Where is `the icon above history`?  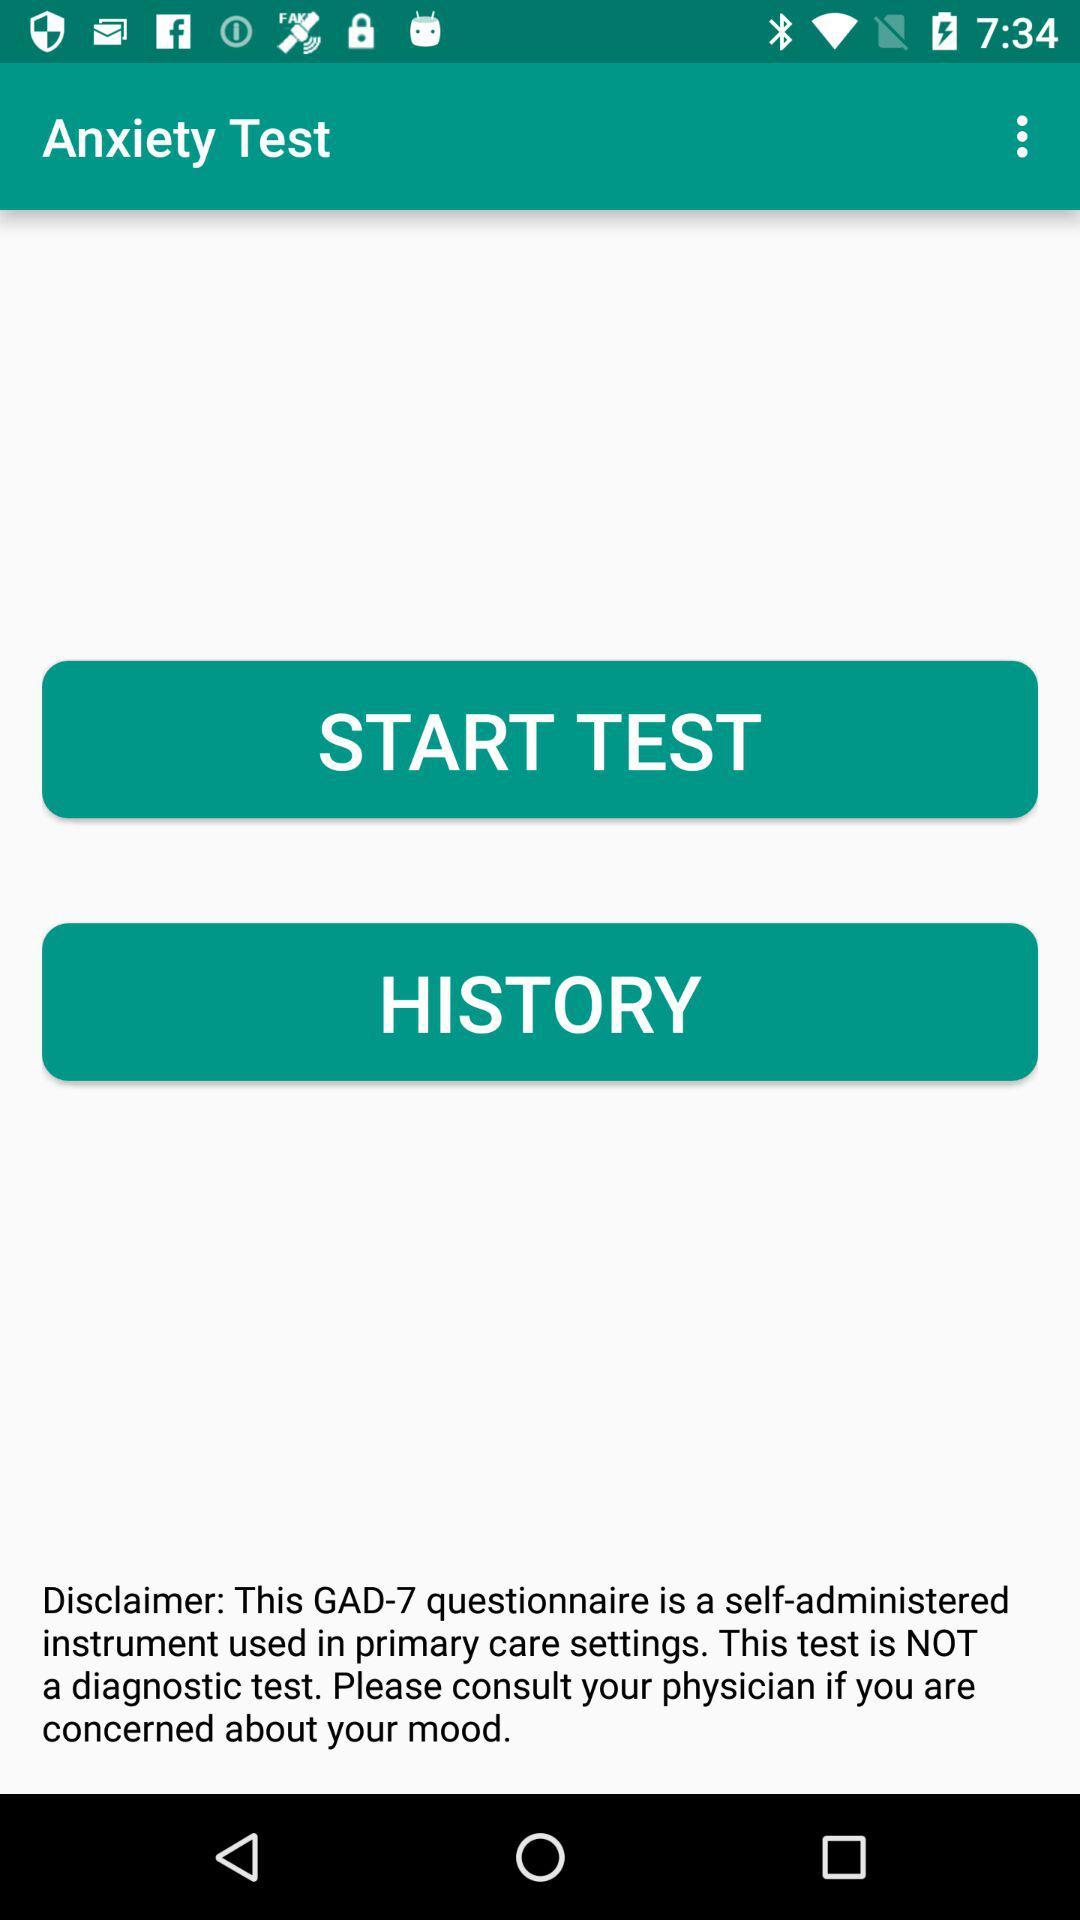
the icon above history is located at coordinates (540, 738).